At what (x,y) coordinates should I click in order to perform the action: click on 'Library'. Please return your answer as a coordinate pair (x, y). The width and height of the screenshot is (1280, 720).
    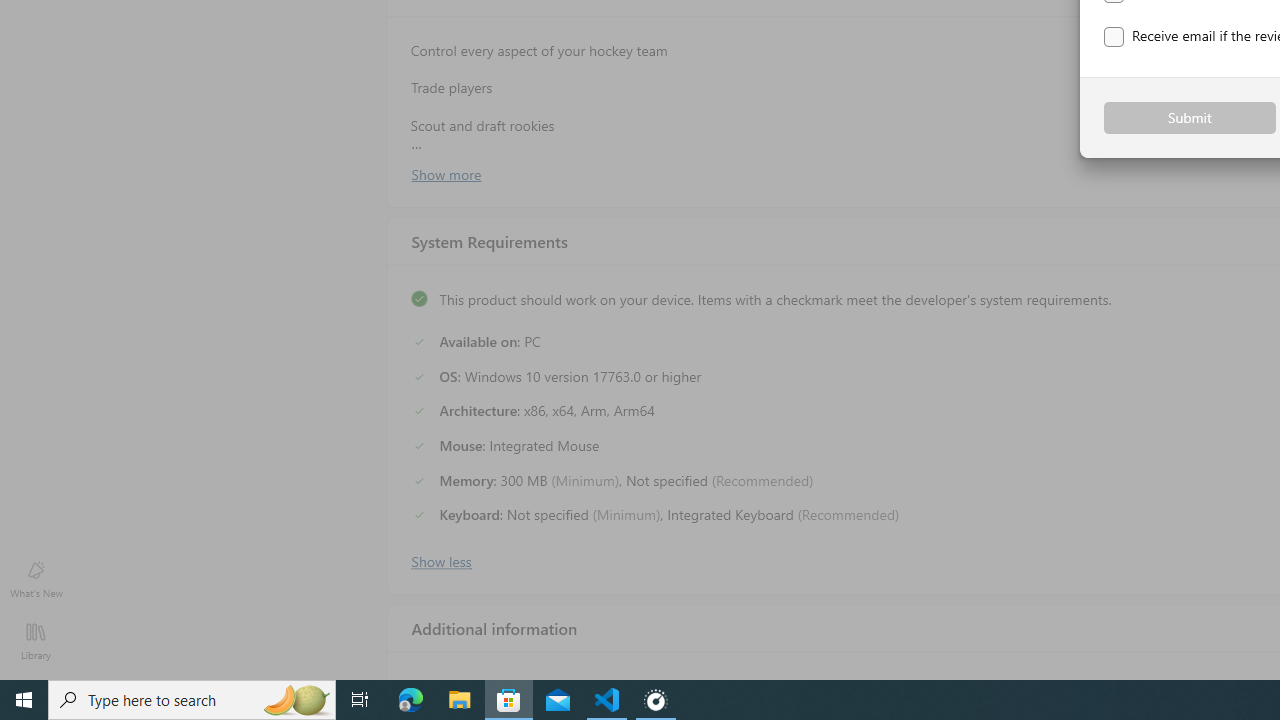
    Looking at the image, I should click on (35, 640).